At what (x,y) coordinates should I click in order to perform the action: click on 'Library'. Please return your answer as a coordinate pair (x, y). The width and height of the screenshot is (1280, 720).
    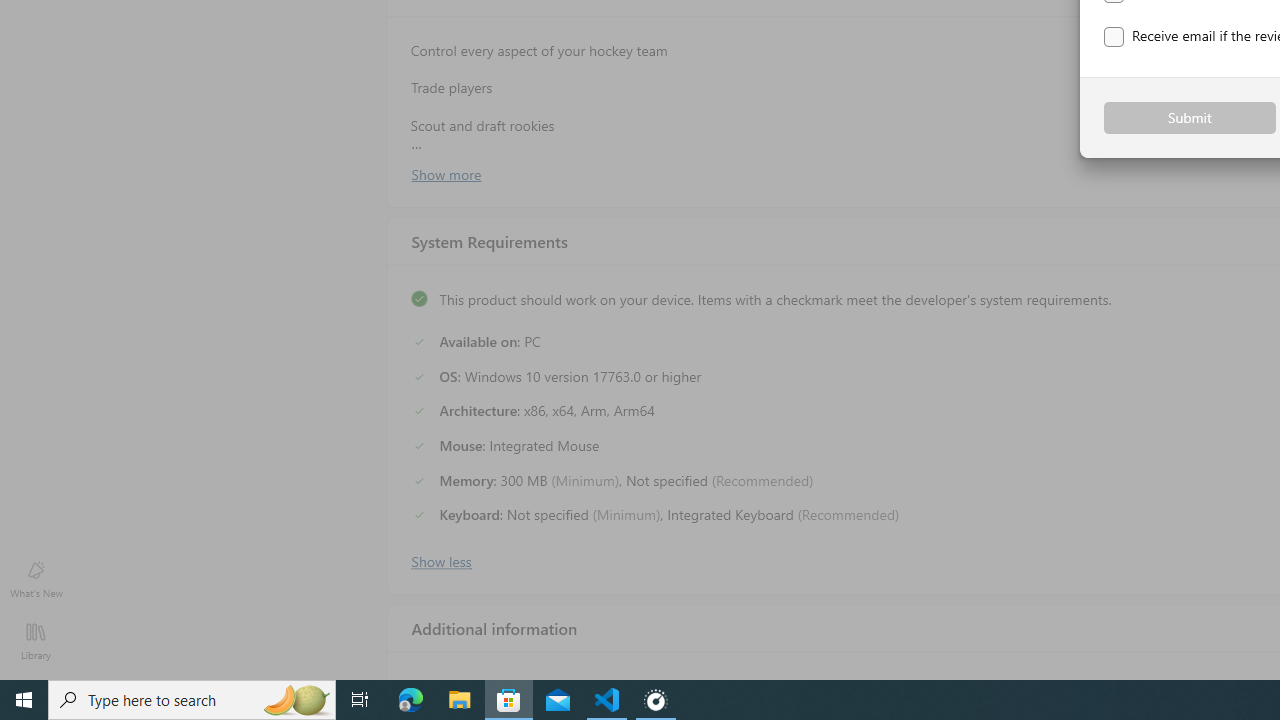
    Looking at the image, I should click on (35, 640).